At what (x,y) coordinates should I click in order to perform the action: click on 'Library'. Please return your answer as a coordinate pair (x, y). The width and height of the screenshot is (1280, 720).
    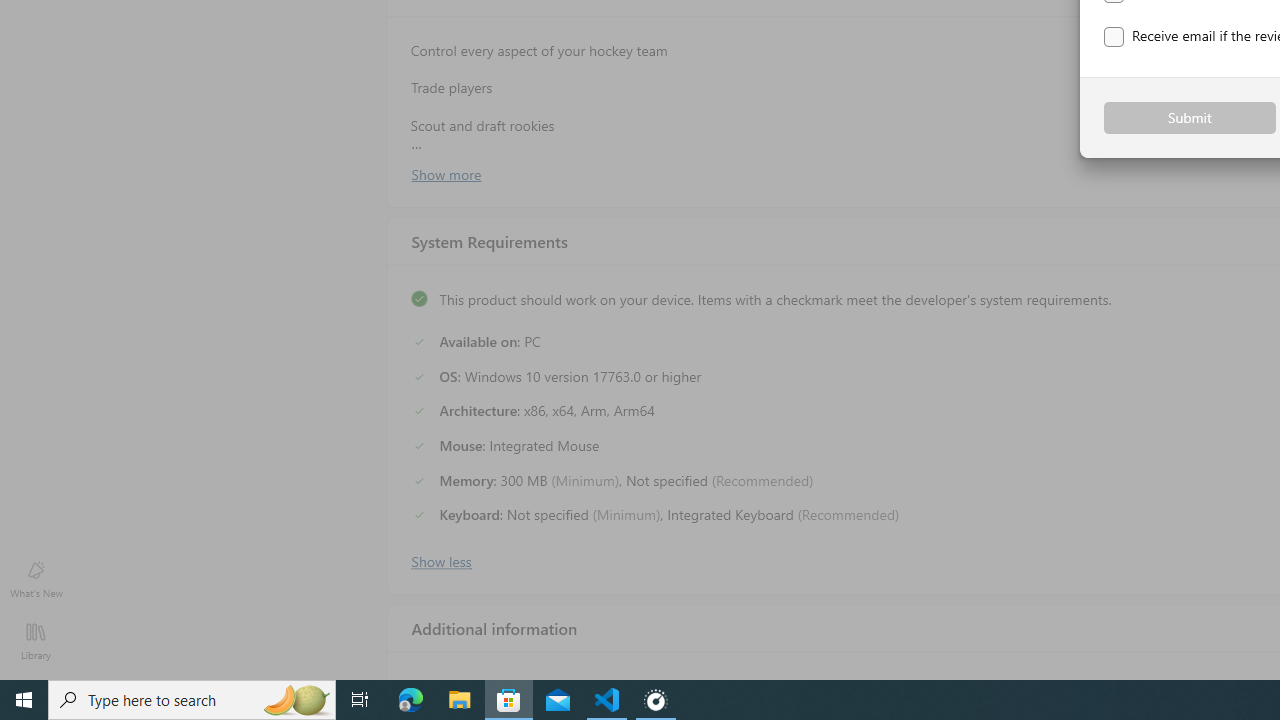
    Looking at the image, I should click on (35, 640).